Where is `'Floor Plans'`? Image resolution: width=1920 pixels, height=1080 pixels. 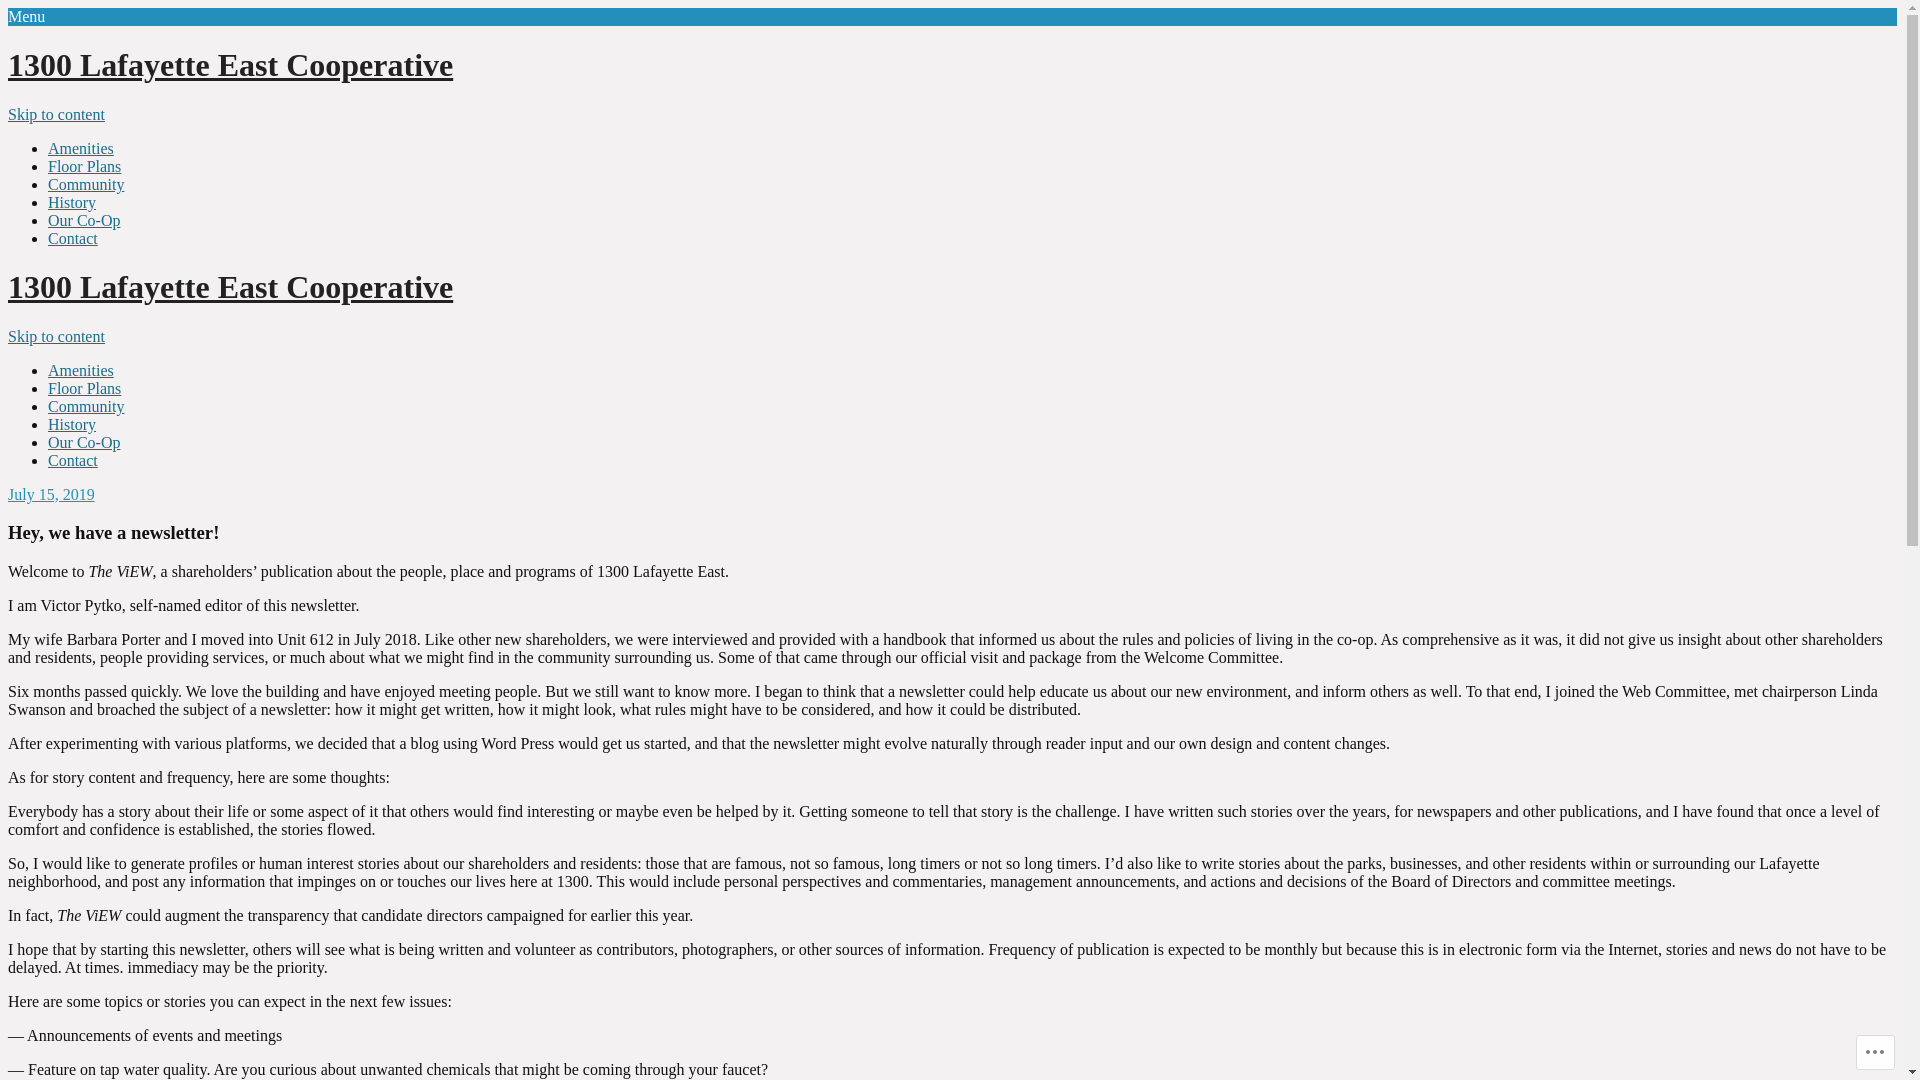
'Floor Plans' is located at coordinates (83, 388).